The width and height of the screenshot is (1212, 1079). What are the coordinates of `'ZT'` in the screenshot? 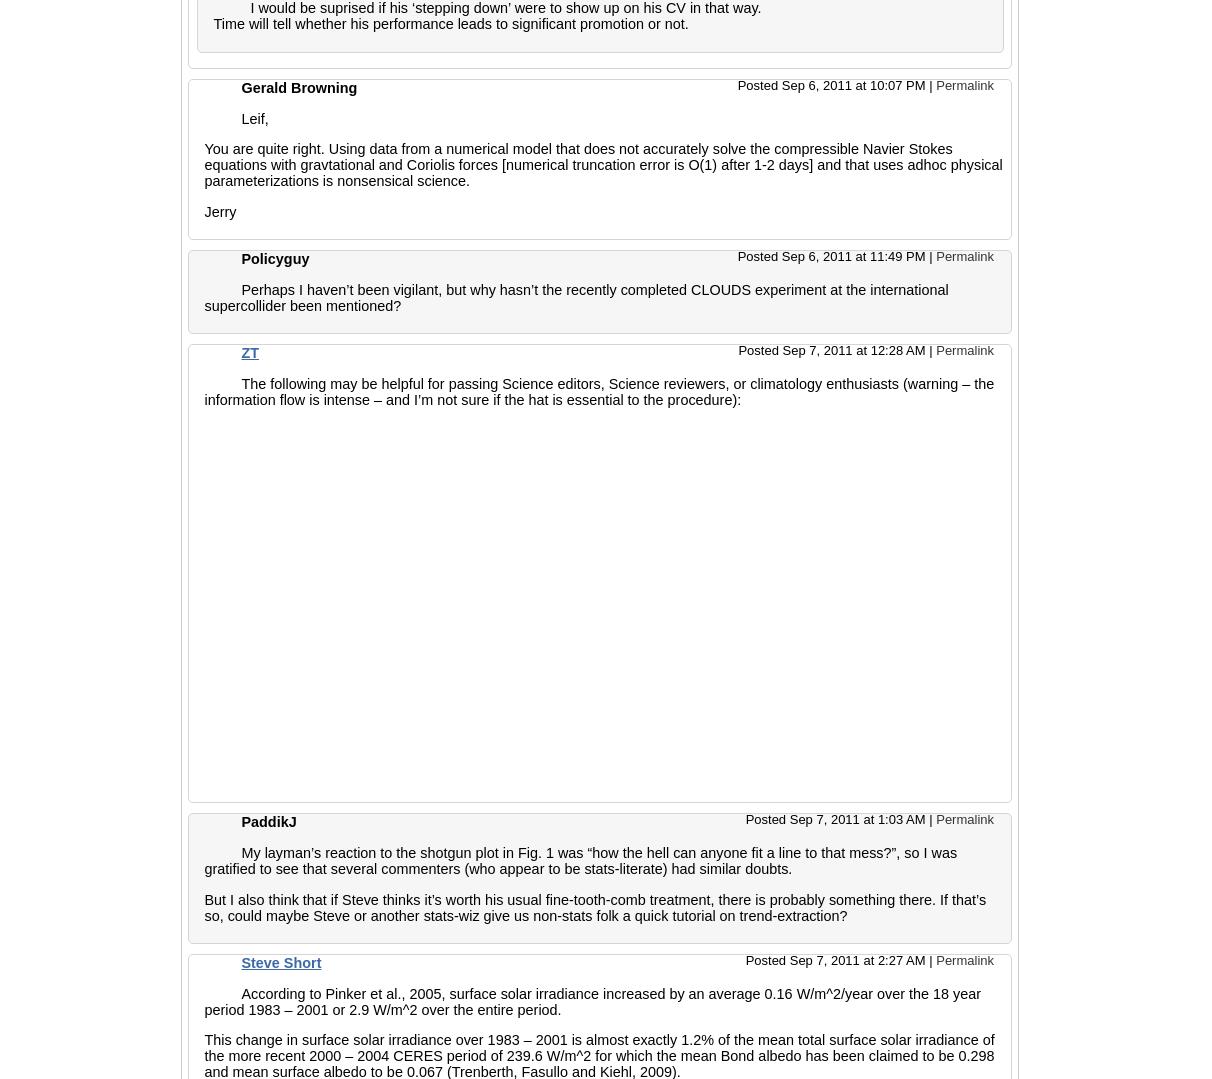 It's located at (250, 353).